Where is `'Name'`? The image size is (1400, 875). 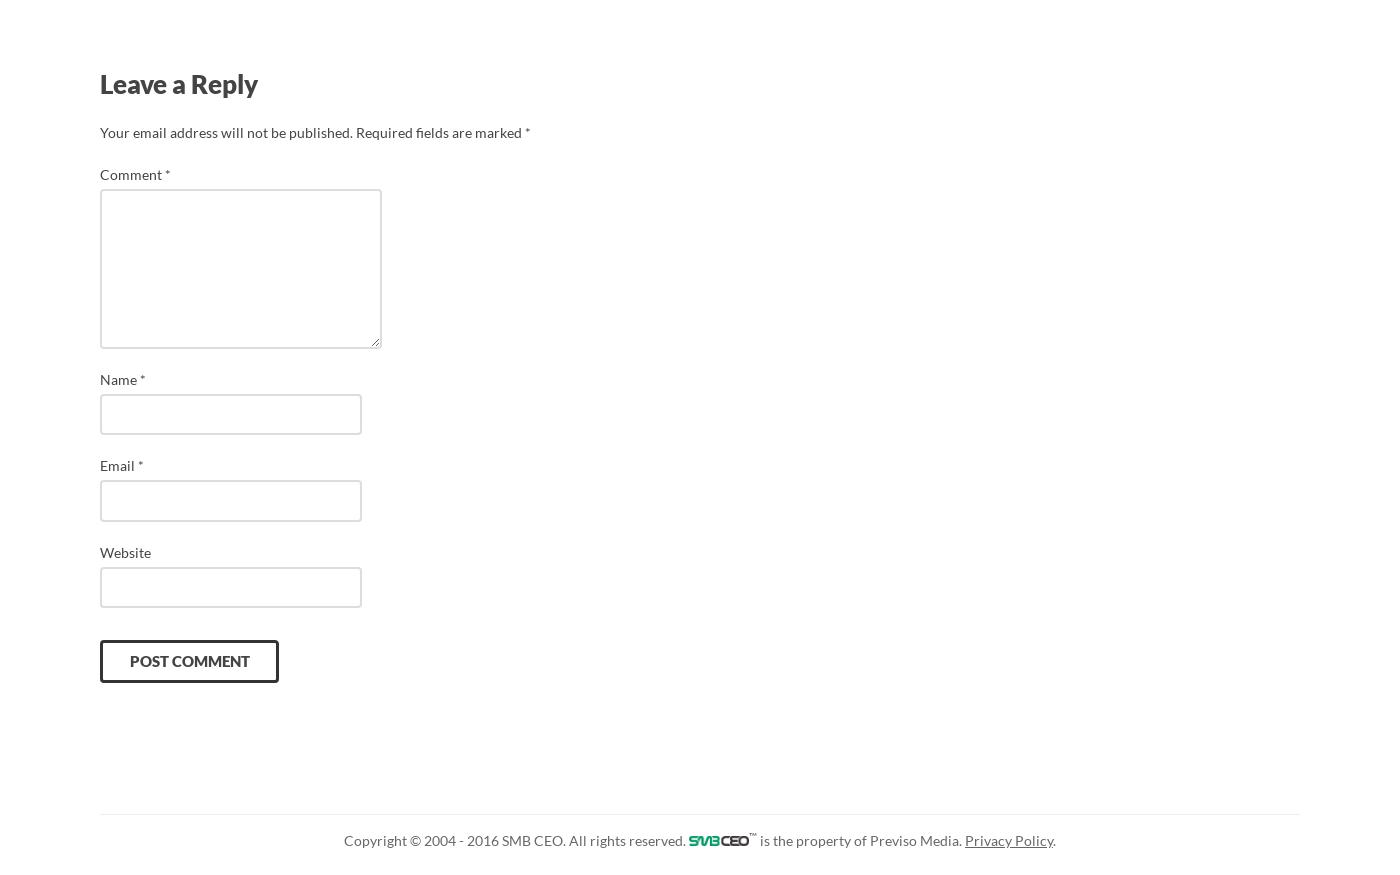
'Name' is located at coordinates (119, 378).